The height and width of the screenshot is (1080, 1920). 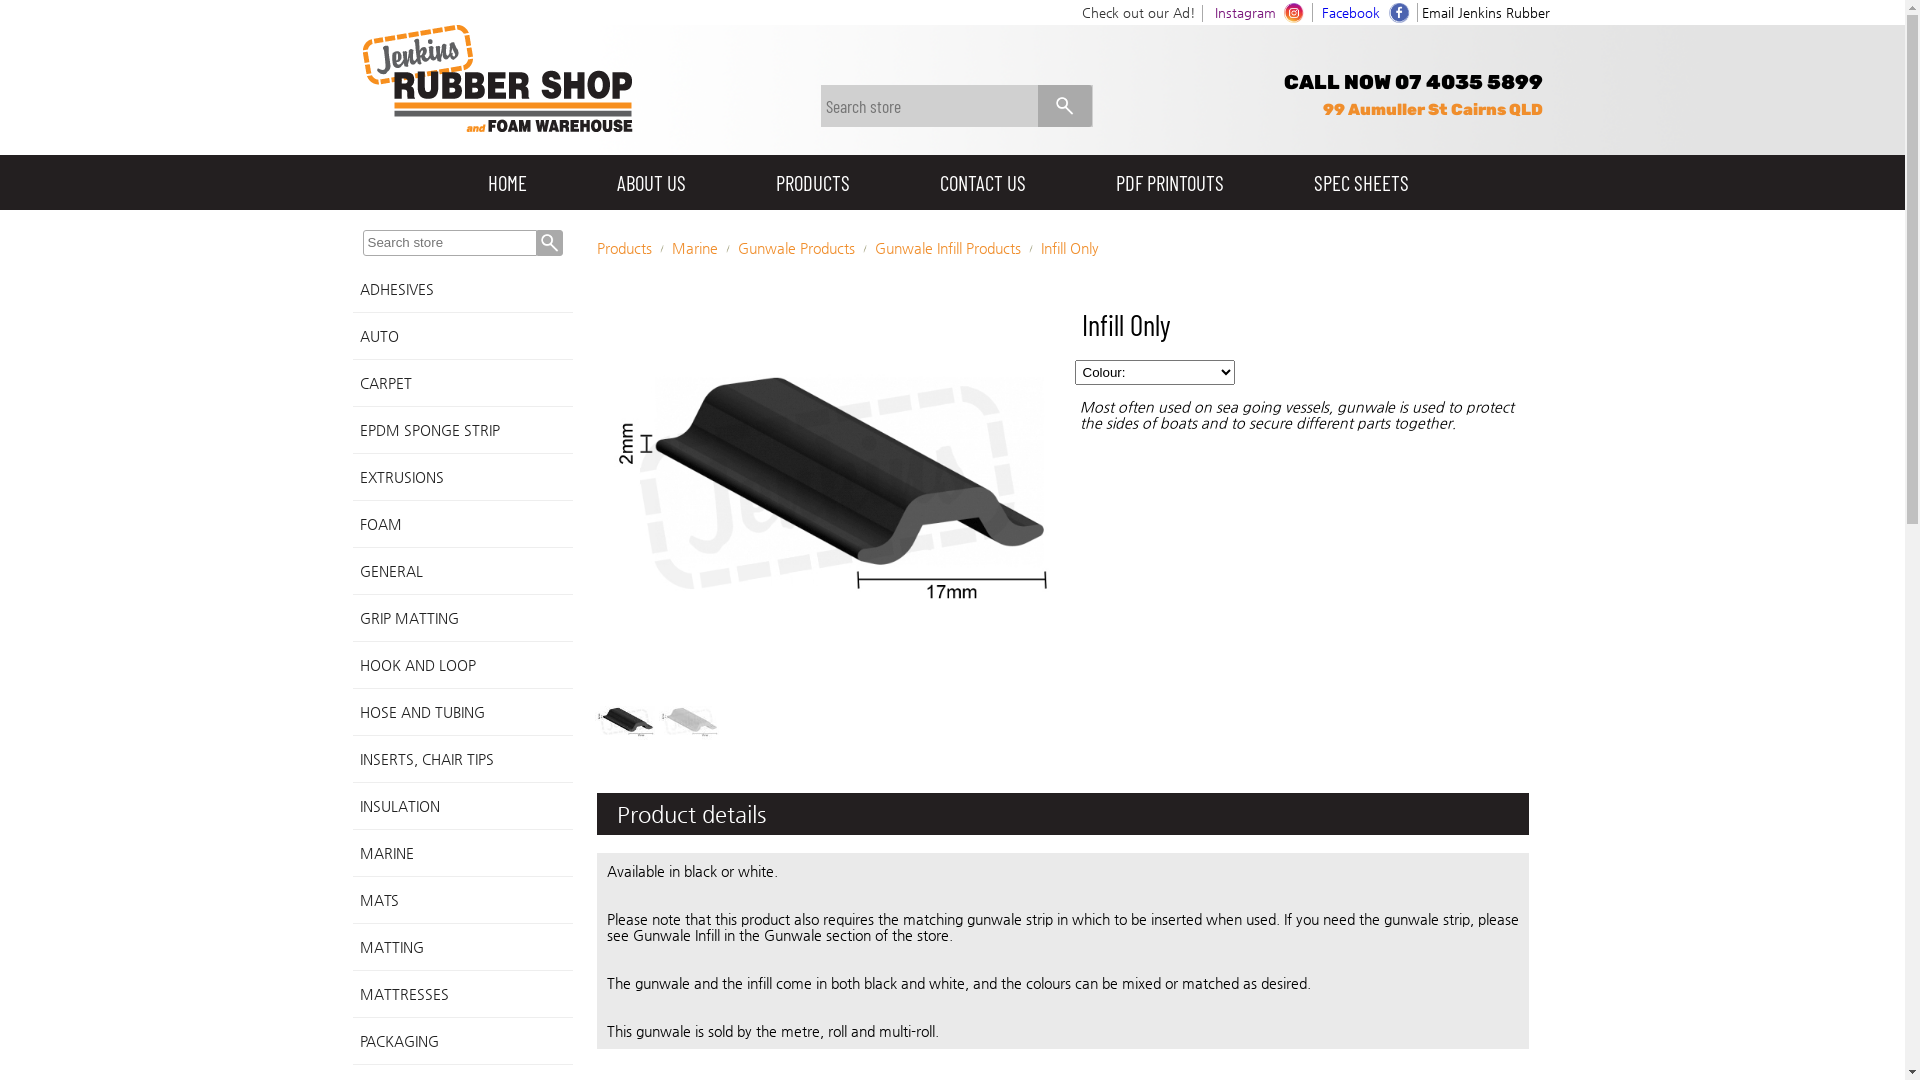 I want to click on 'PDF PRINTOUTS', so click(x=1169, y=182).